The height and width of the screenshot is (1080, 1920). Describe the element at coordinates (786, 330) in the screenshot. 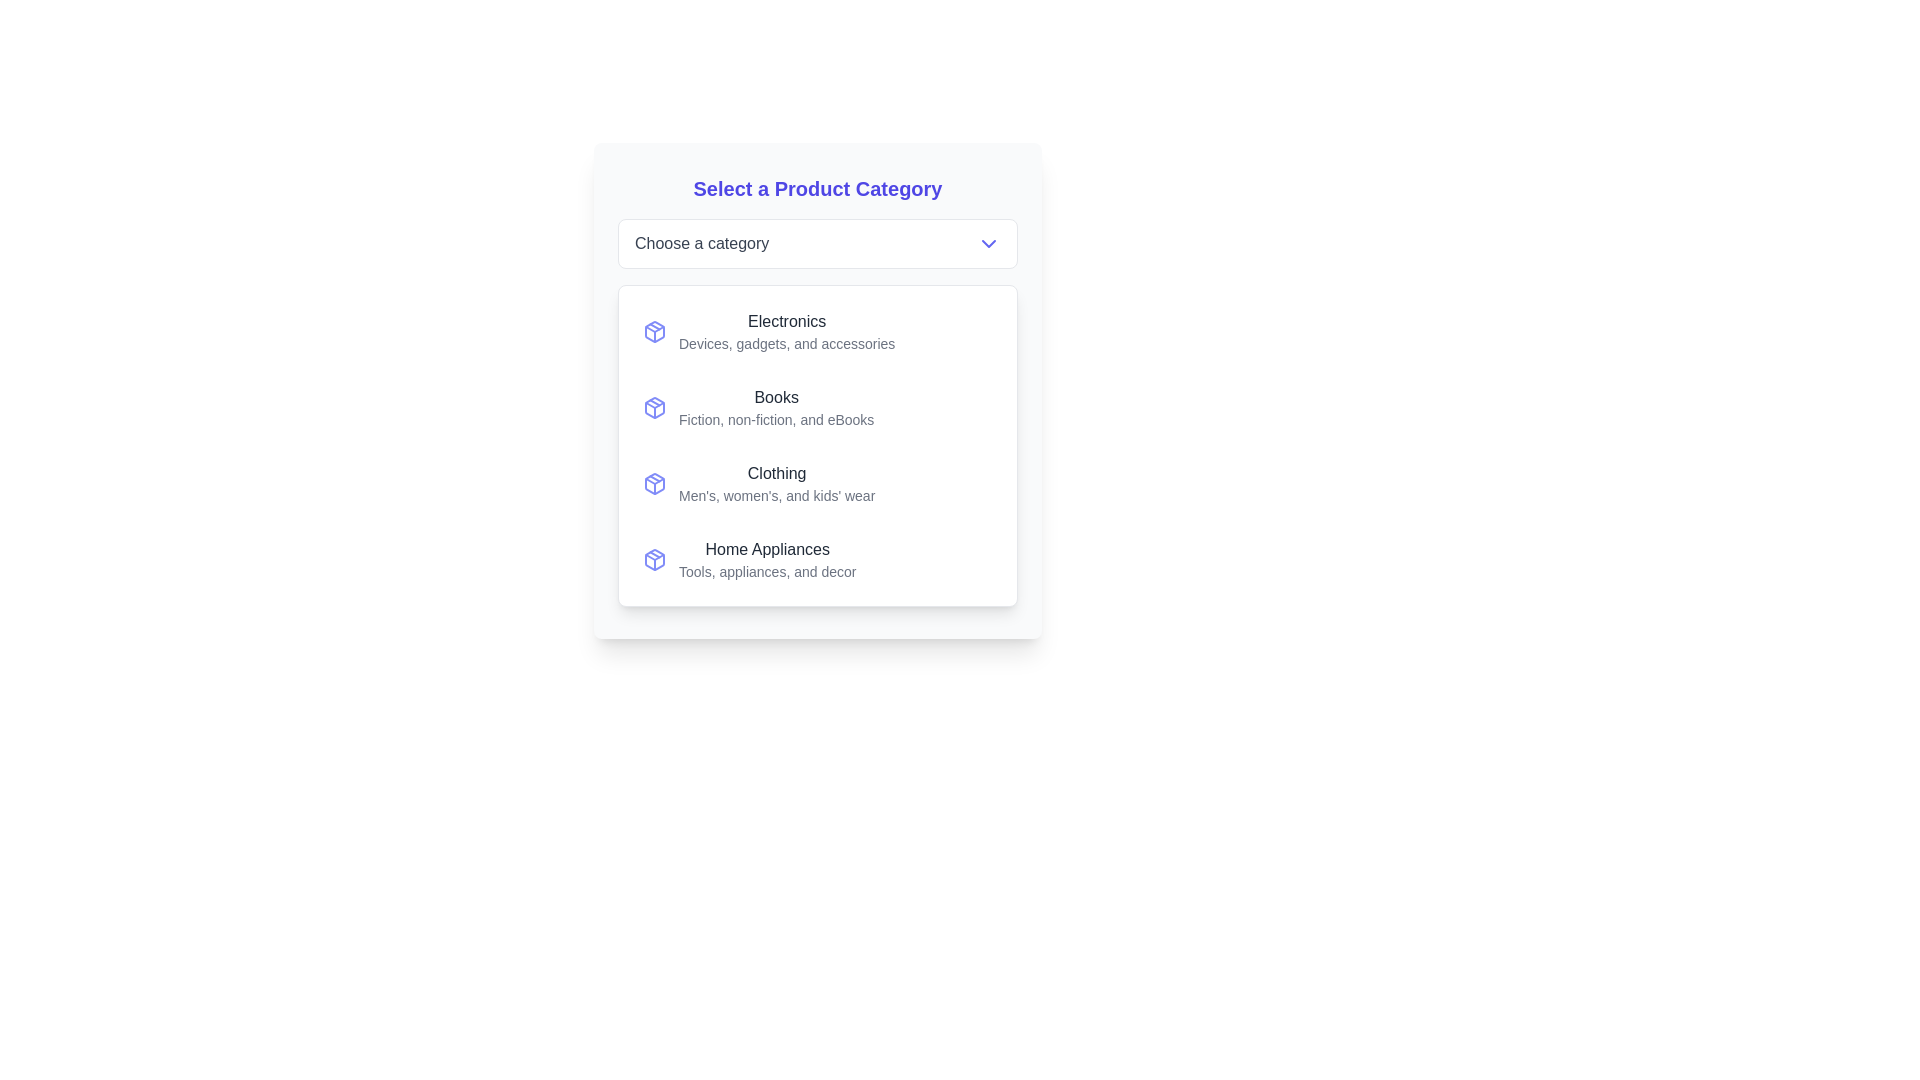

I see `the first list item in the dropdown menu for product categories, which represents the Electronics category and includes a box icon` at that location.